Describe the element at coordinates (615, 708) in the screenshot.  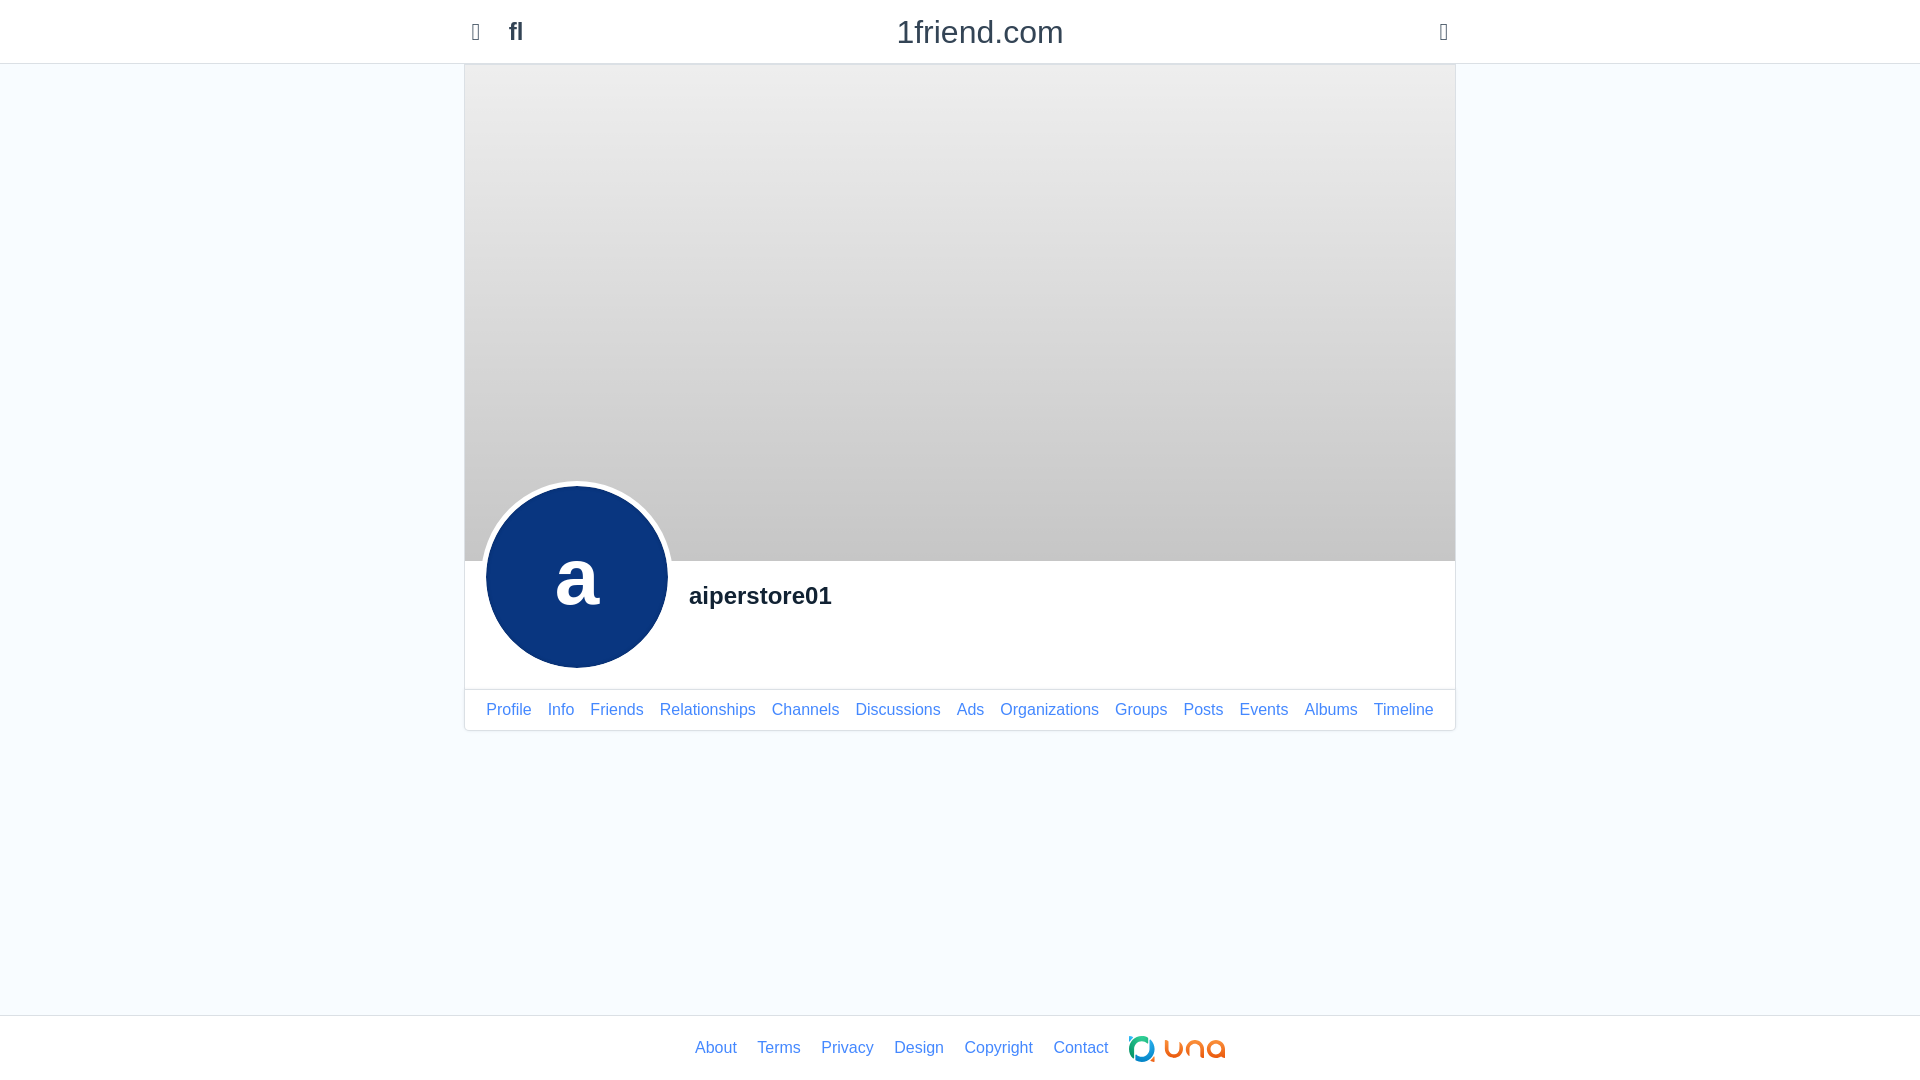
I see `'Friends'` at that location.